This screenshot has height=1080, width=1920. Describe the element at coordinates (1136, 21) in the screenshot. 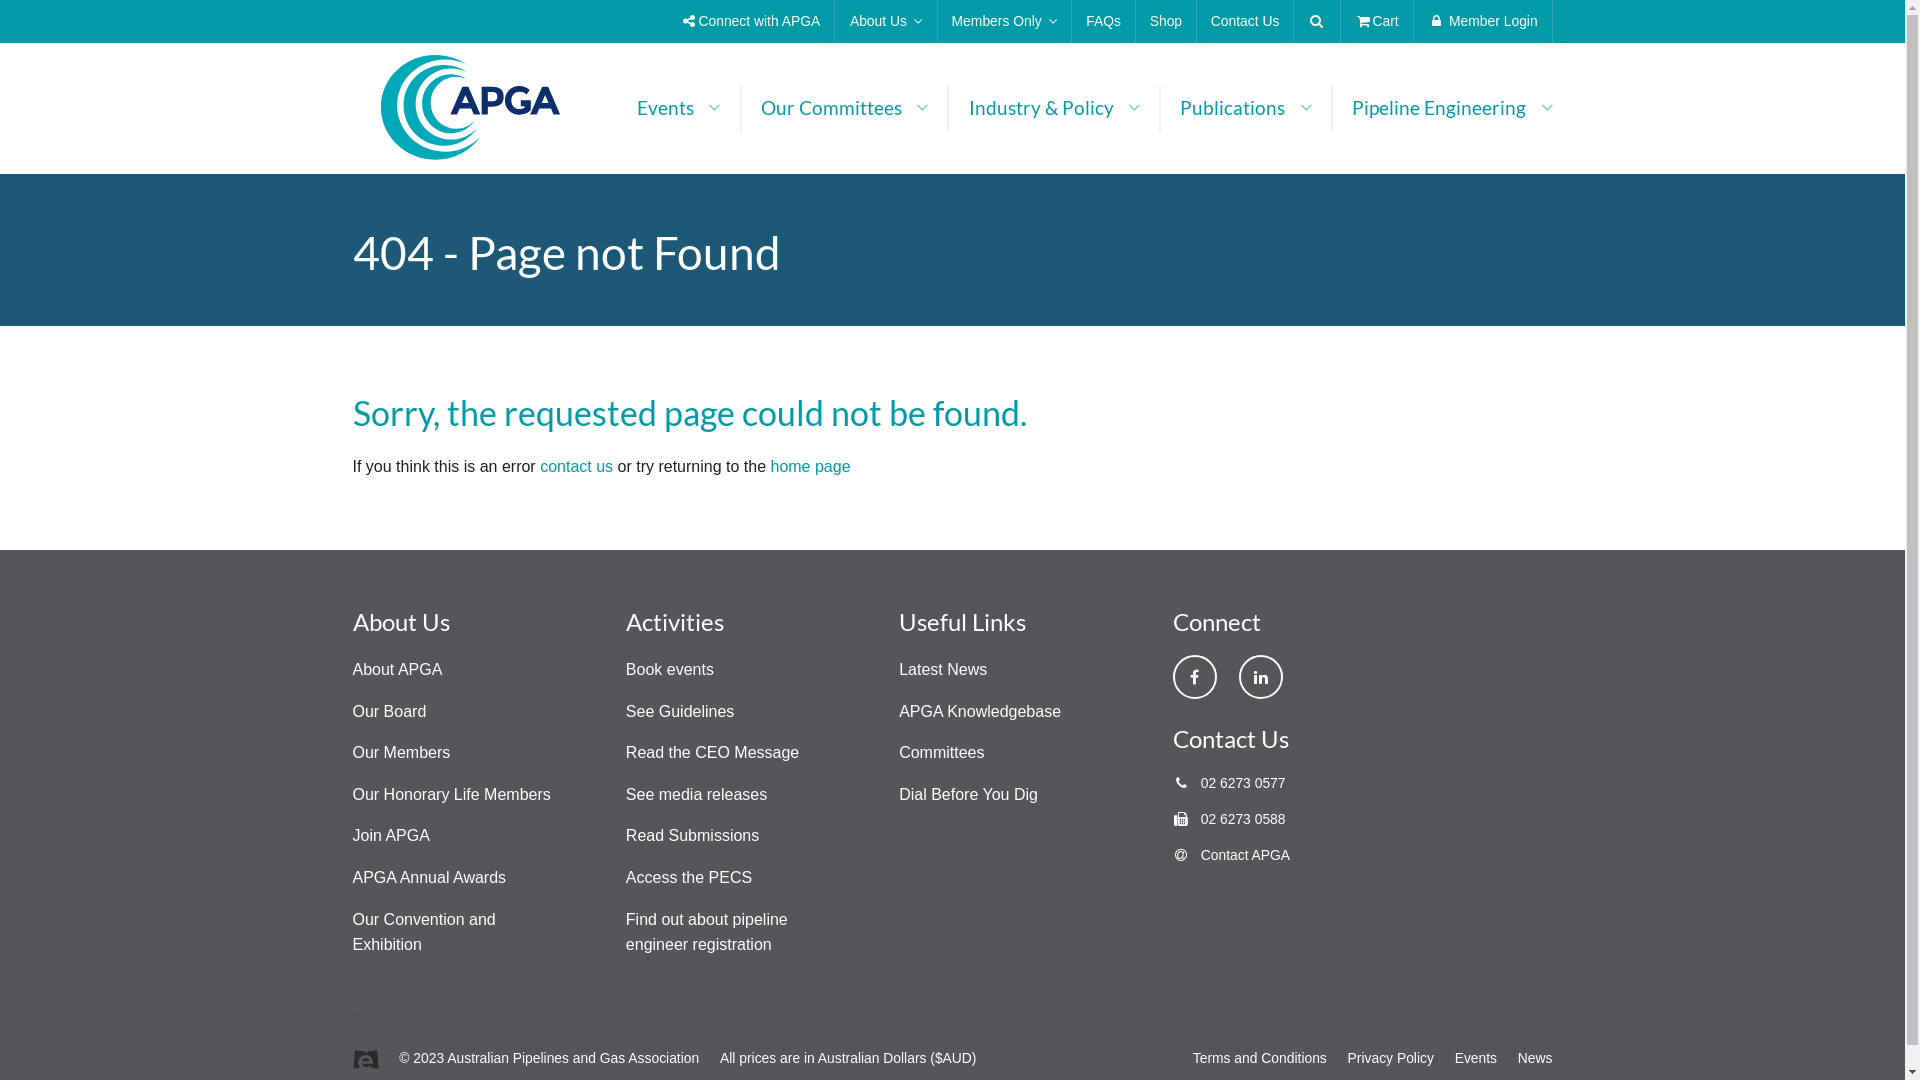

I see `'Shop'` at that location.